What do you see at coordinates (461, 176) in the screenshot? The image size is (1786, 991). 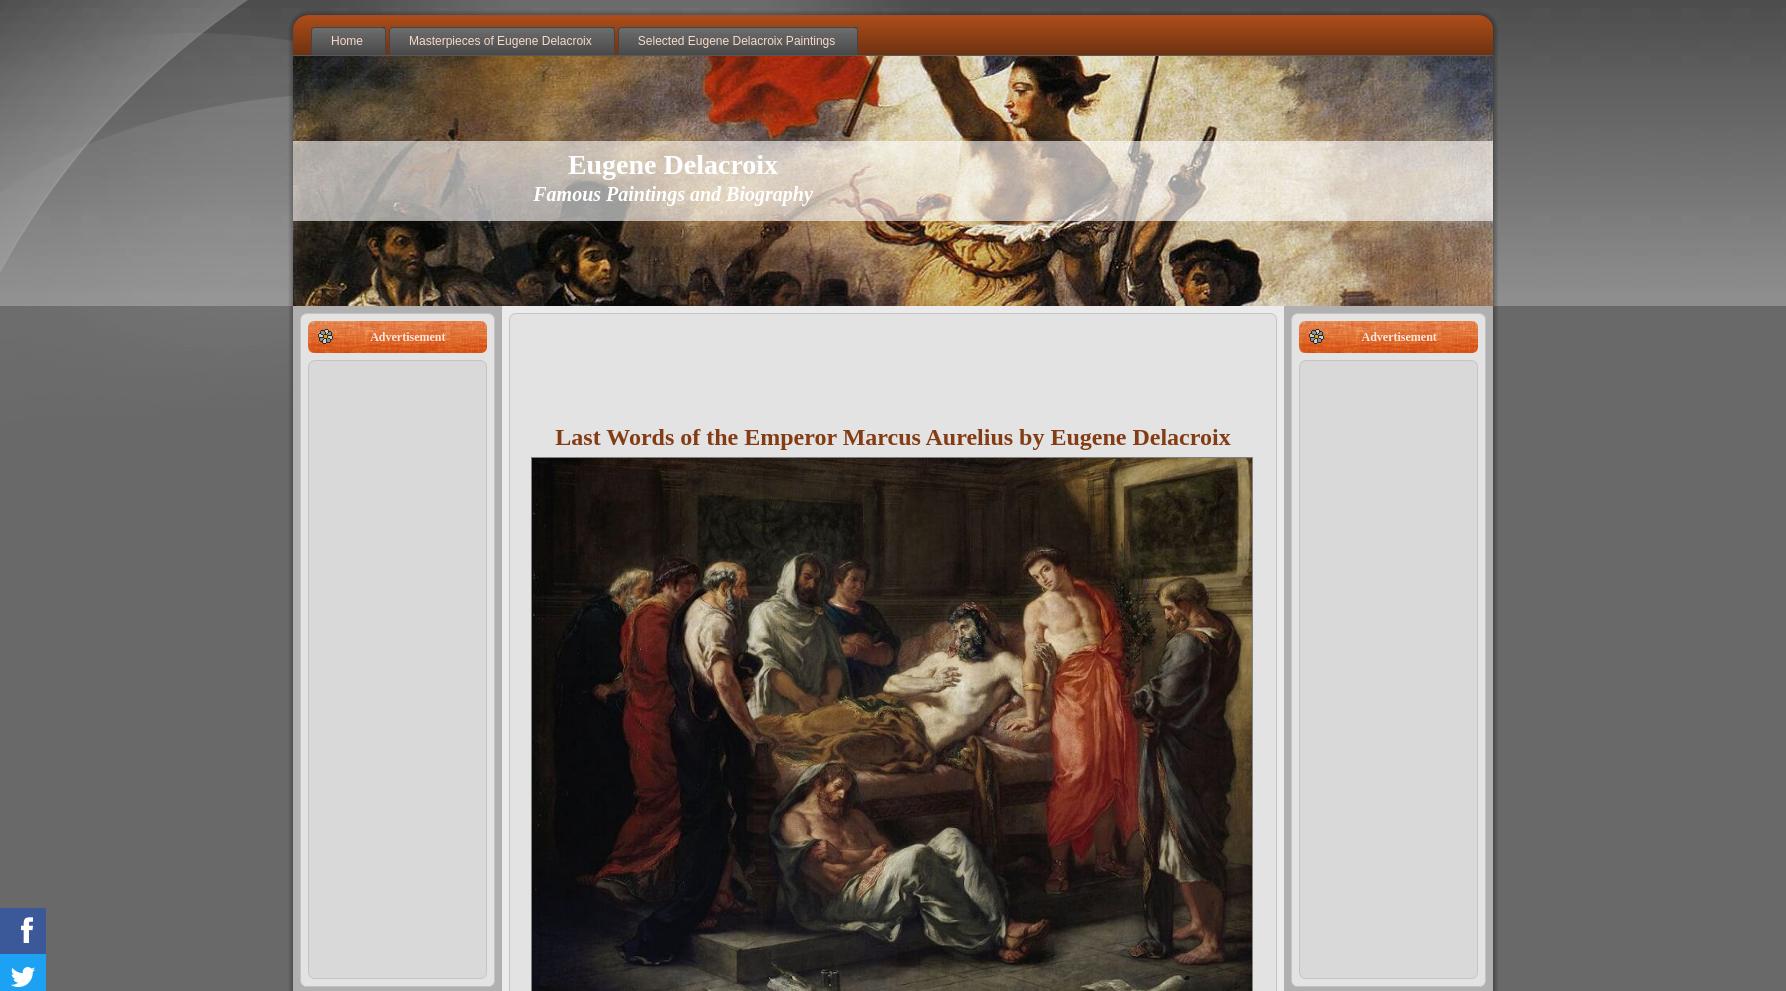 I see `'Arab Saddling his Horse'` at bounding box center [461, 176].